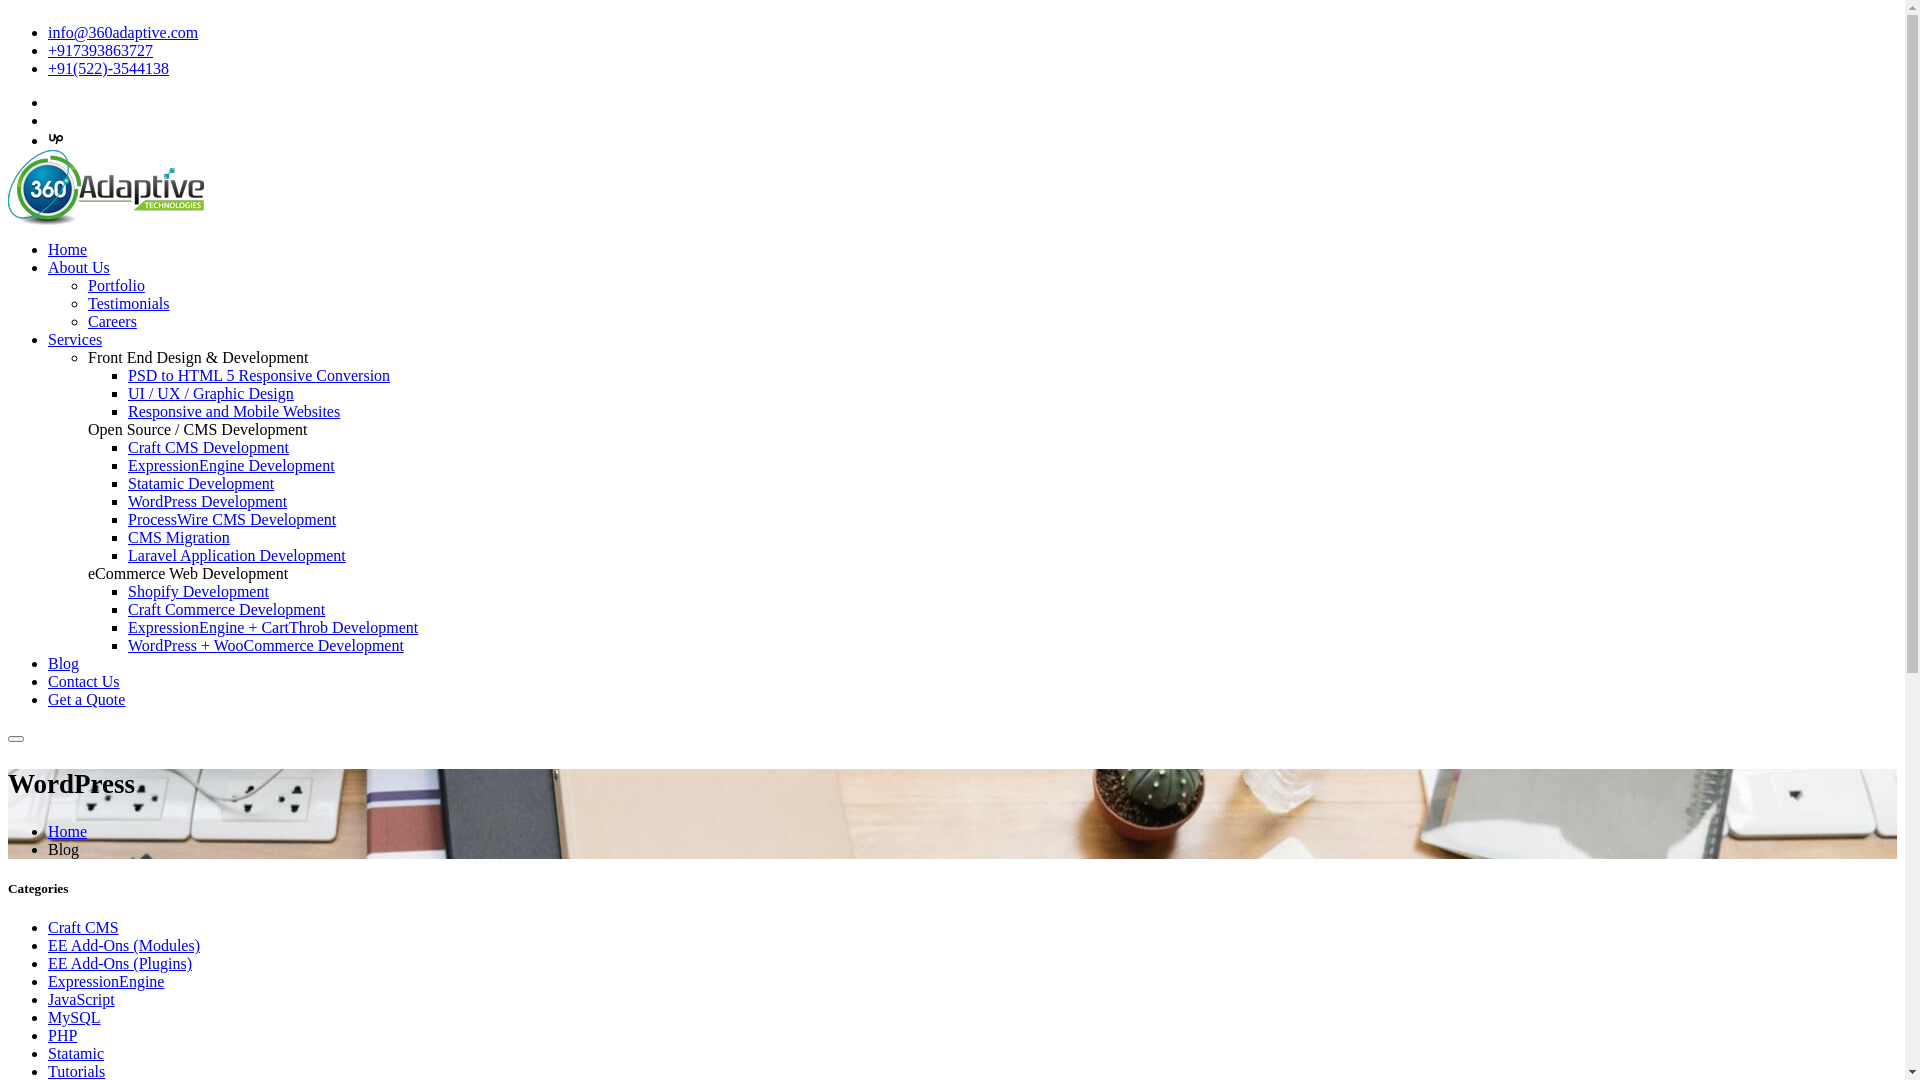 The image size is (1920, 1080). Describe the element at coordinates (127, 536) in the screenshot. I see `'CMS Migration'` at that location.